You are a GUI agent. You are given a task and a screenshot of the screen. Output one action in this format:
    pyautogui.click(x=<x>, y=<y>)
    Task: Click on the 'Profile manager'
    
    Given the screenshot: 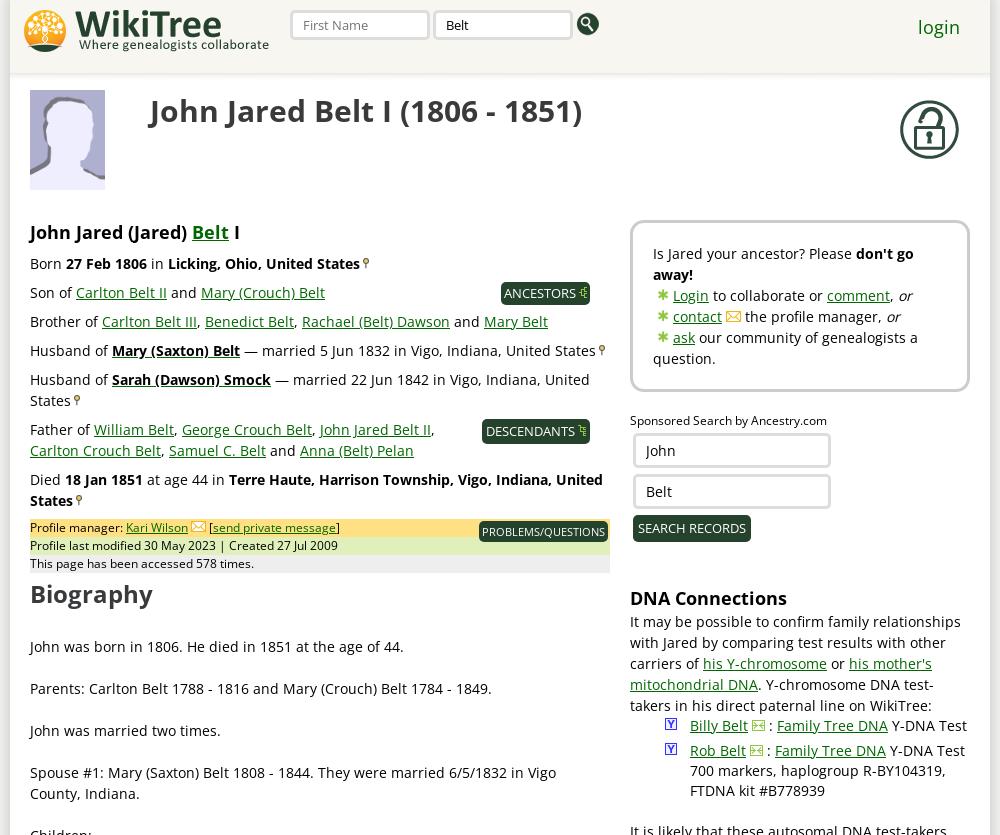 What is the action you would take?
    pyautogui.click(x=74, y=527)
    